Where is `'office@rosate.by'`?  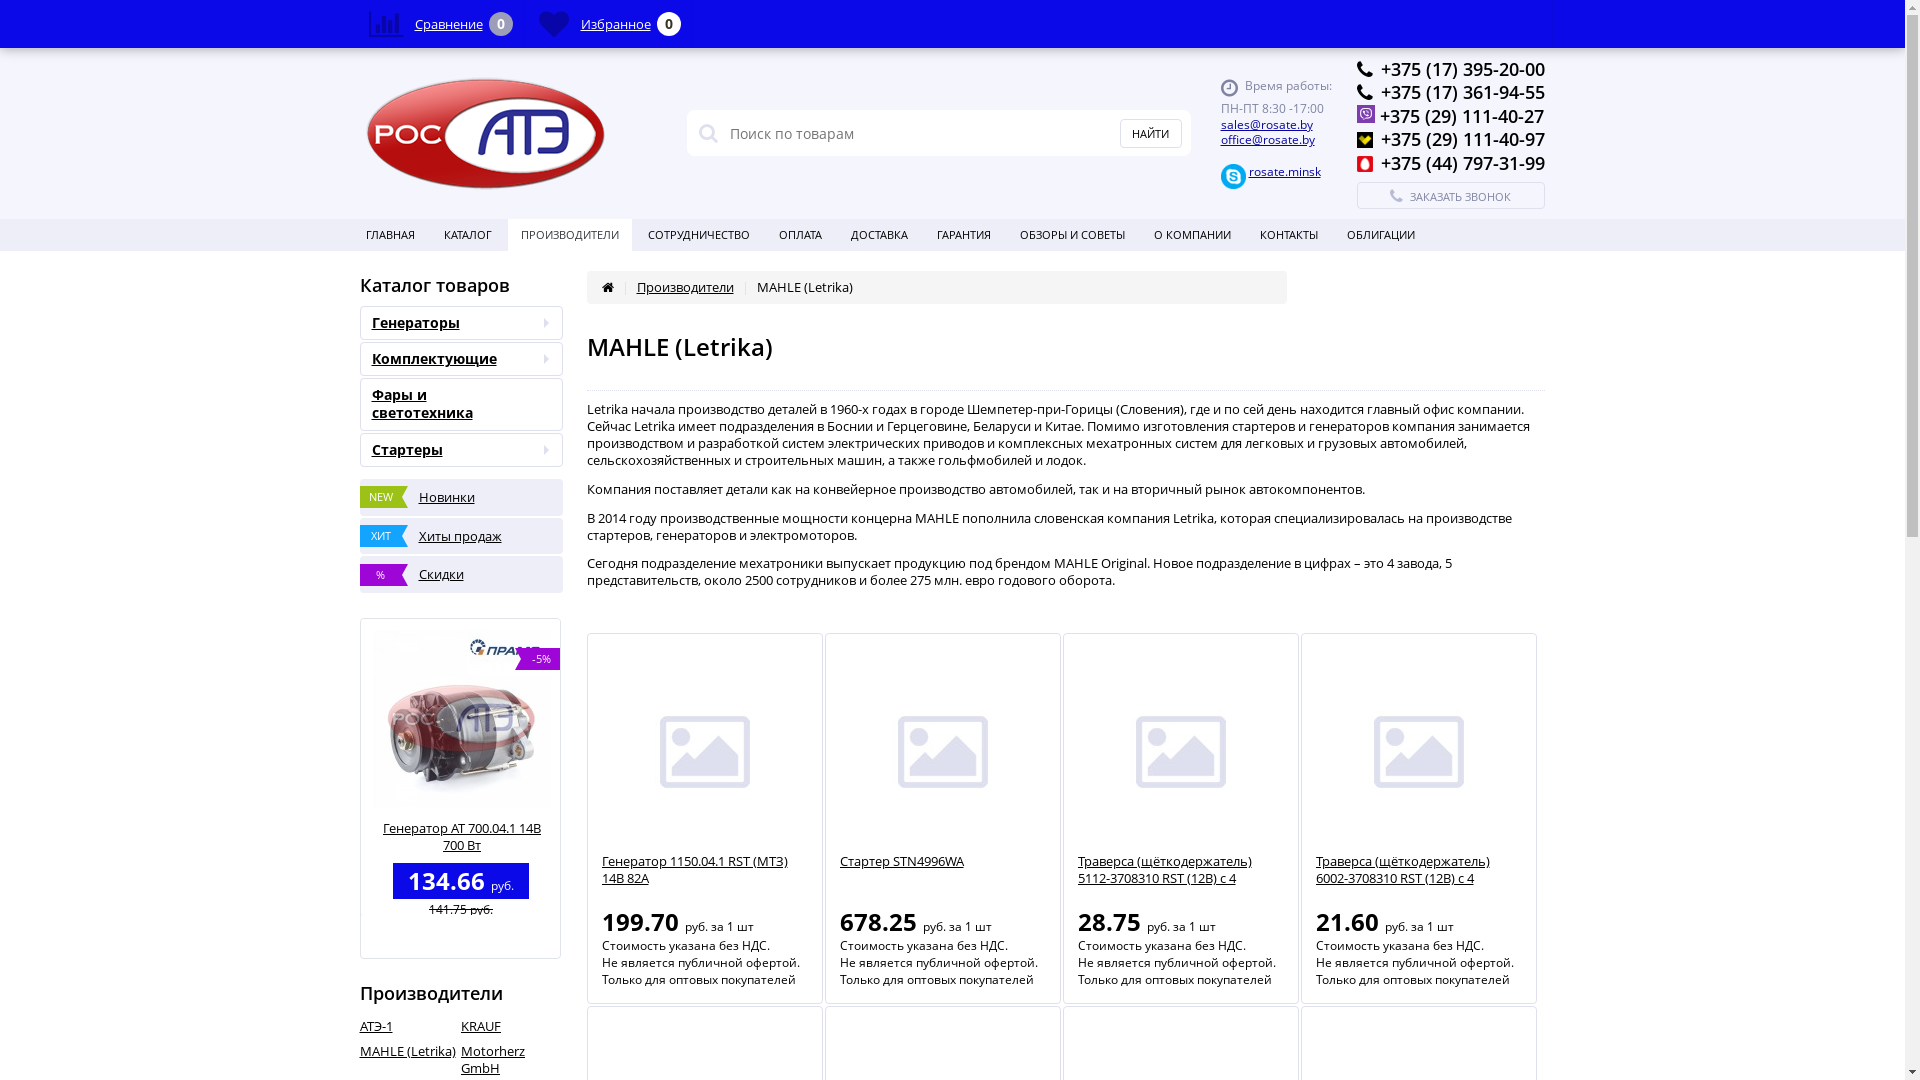
'office@rosate.by' is located at coordinates (1266, 138).